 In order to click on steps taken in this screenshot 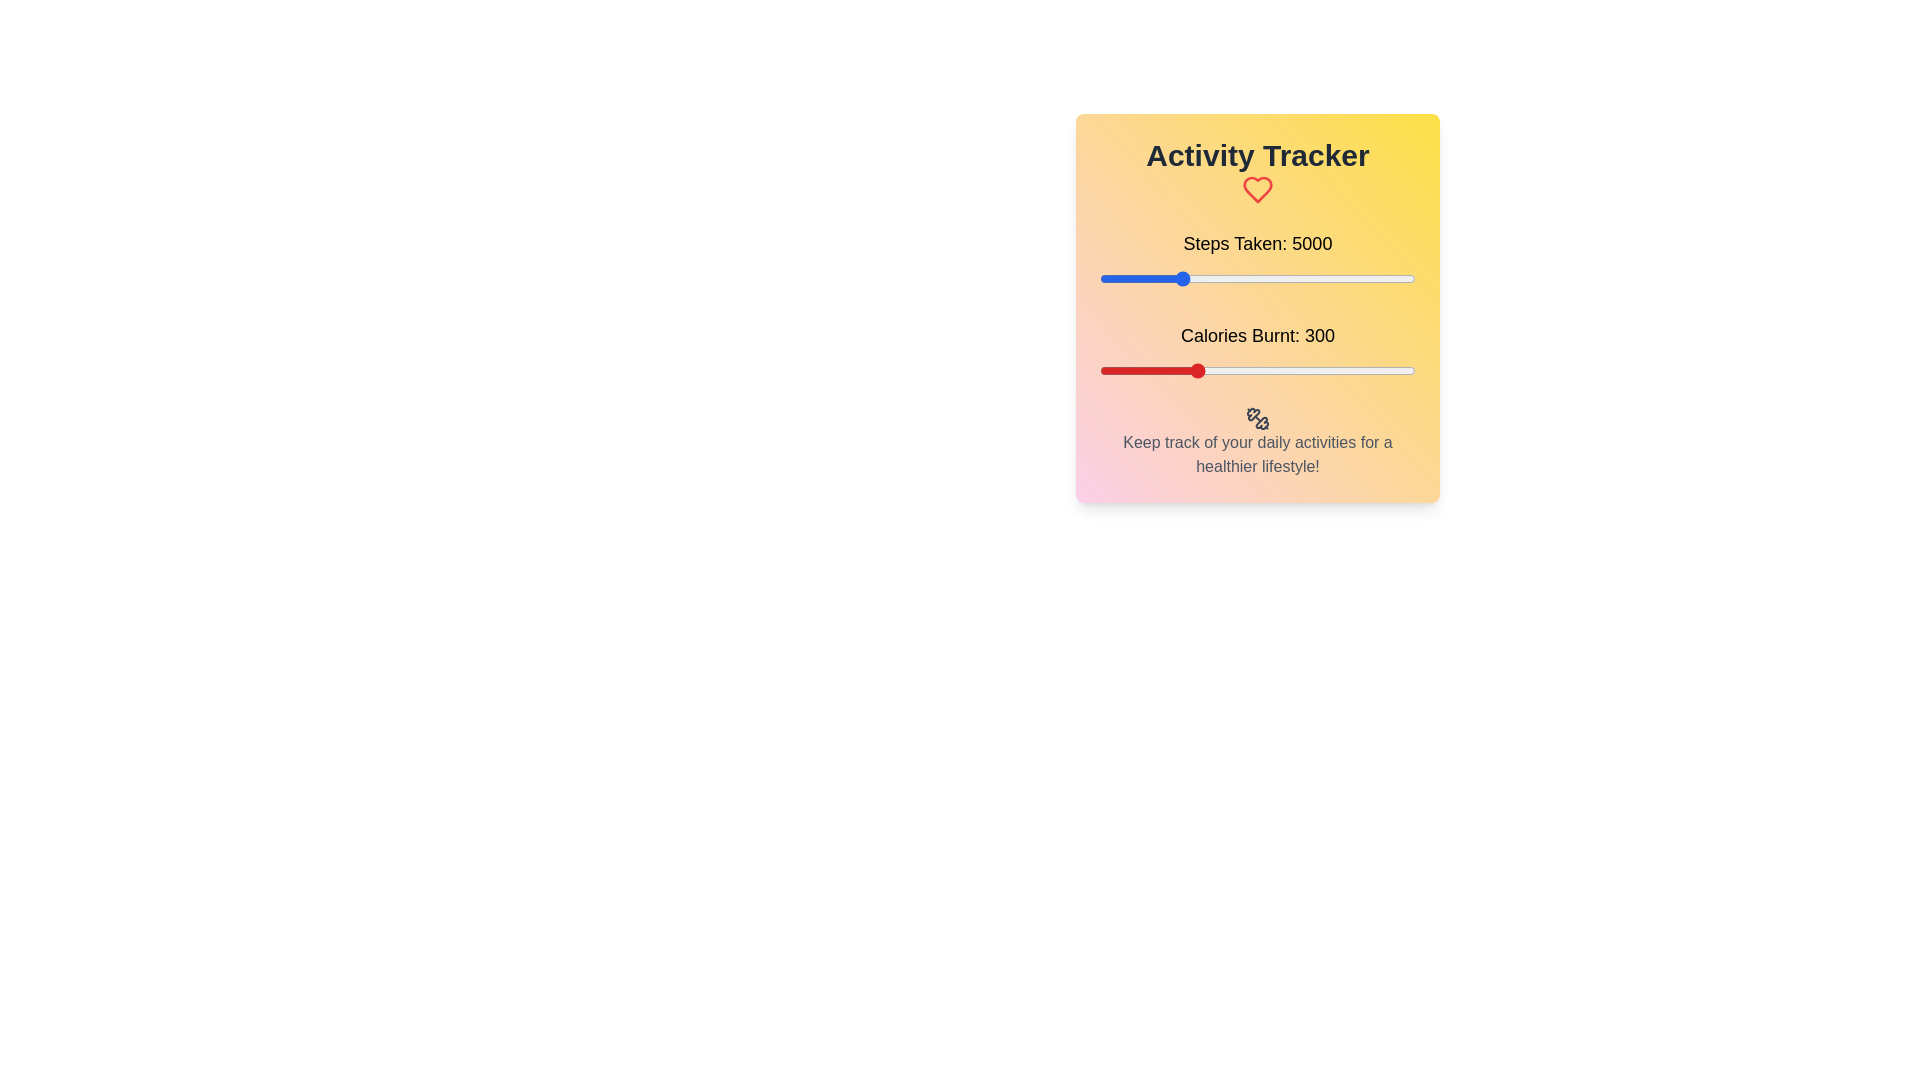, I will do `click(1228, 278)`.